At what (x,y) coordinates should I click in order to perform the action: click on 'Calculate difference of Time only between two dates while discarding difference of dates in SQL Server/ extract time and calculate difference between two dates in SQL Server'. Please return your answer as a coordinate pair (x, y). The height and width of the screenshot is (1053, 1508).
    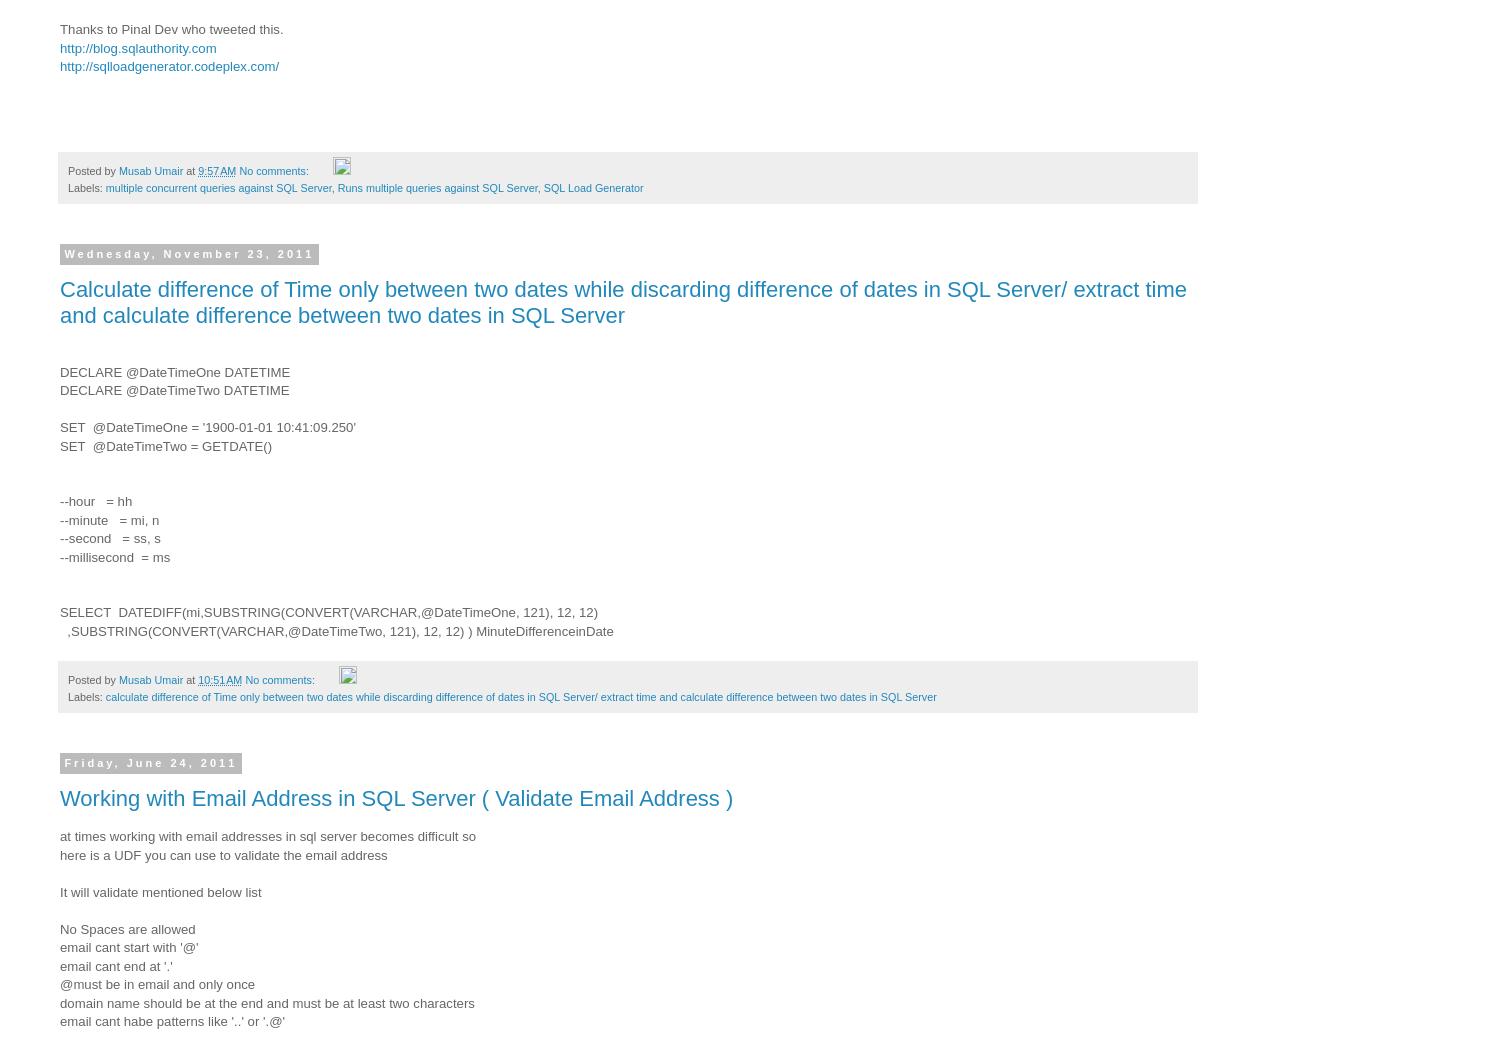
    Looking at the image, I should click on (622, 302).